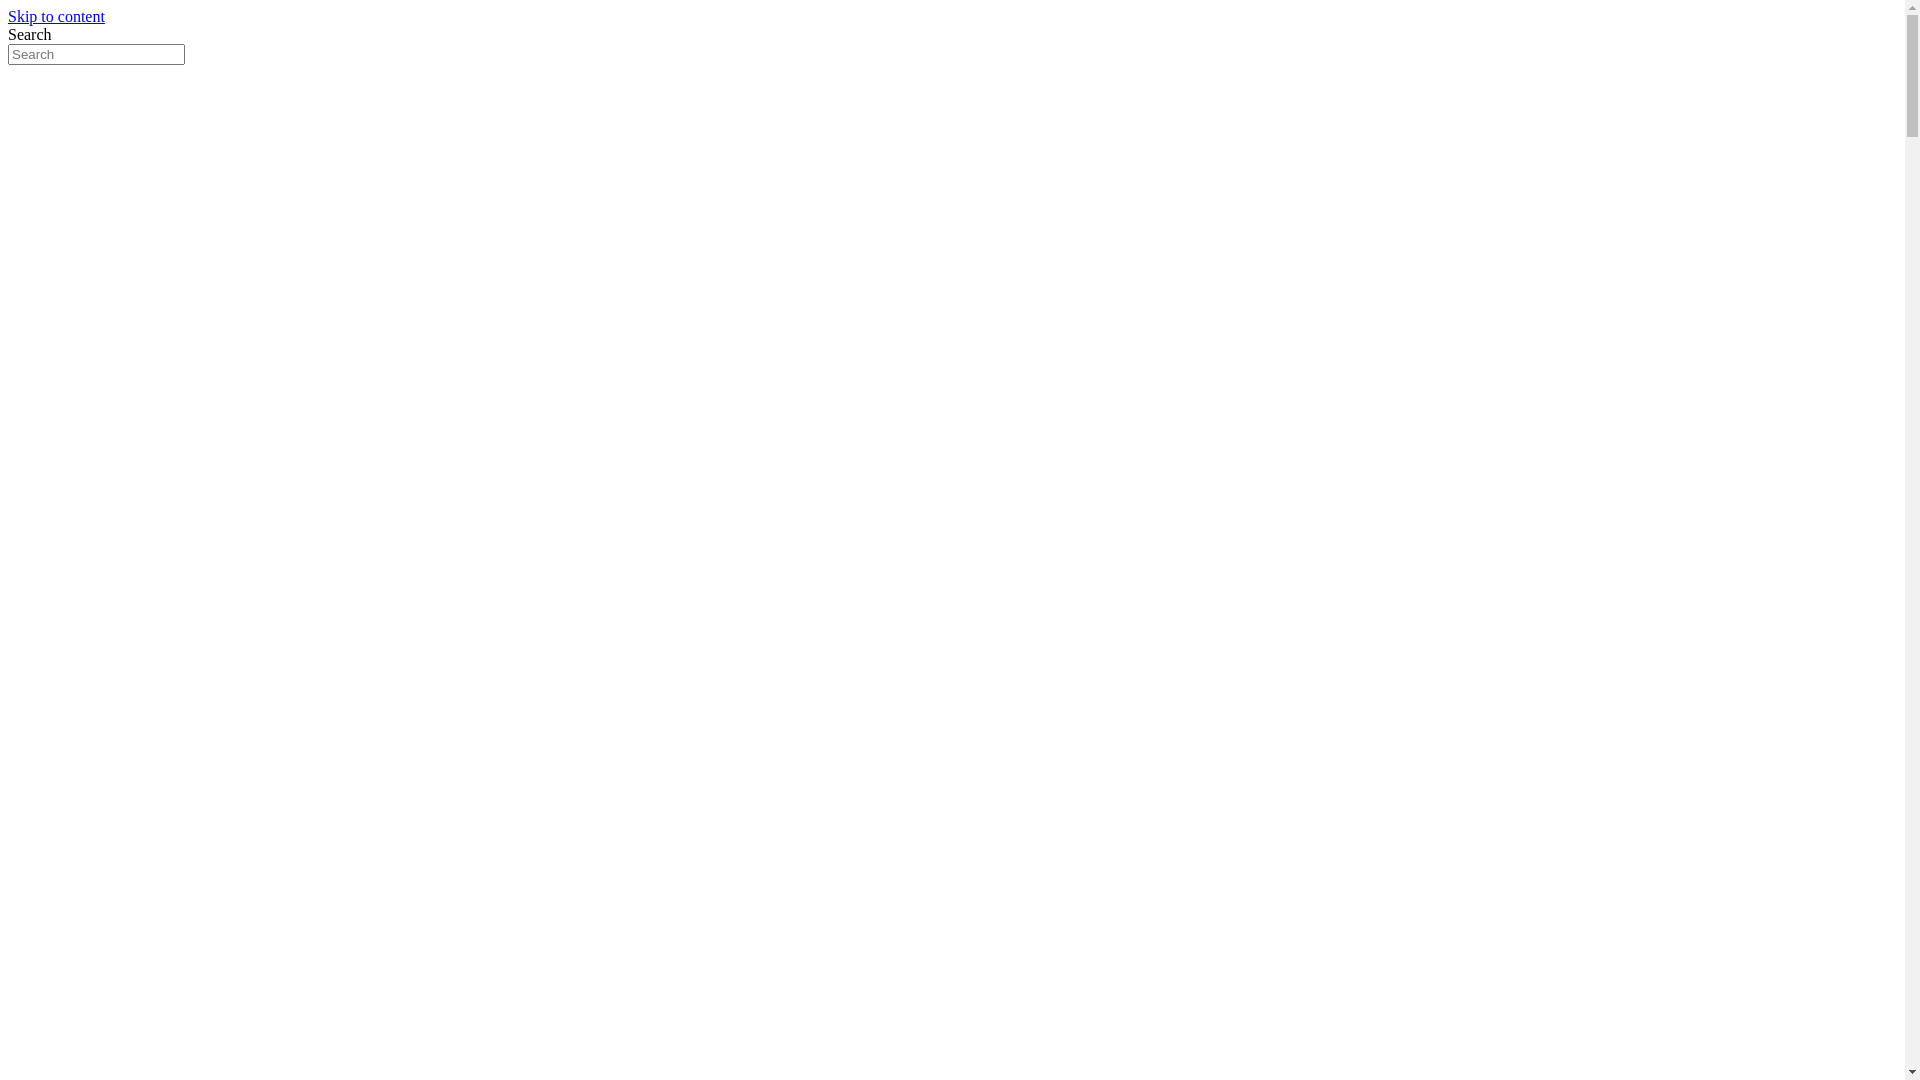 The image size is (1920, 1080). What do you see at coordinates (56, 16) in the screenshot?
I see `'Skip to content'` at bounding box center [56, 16].